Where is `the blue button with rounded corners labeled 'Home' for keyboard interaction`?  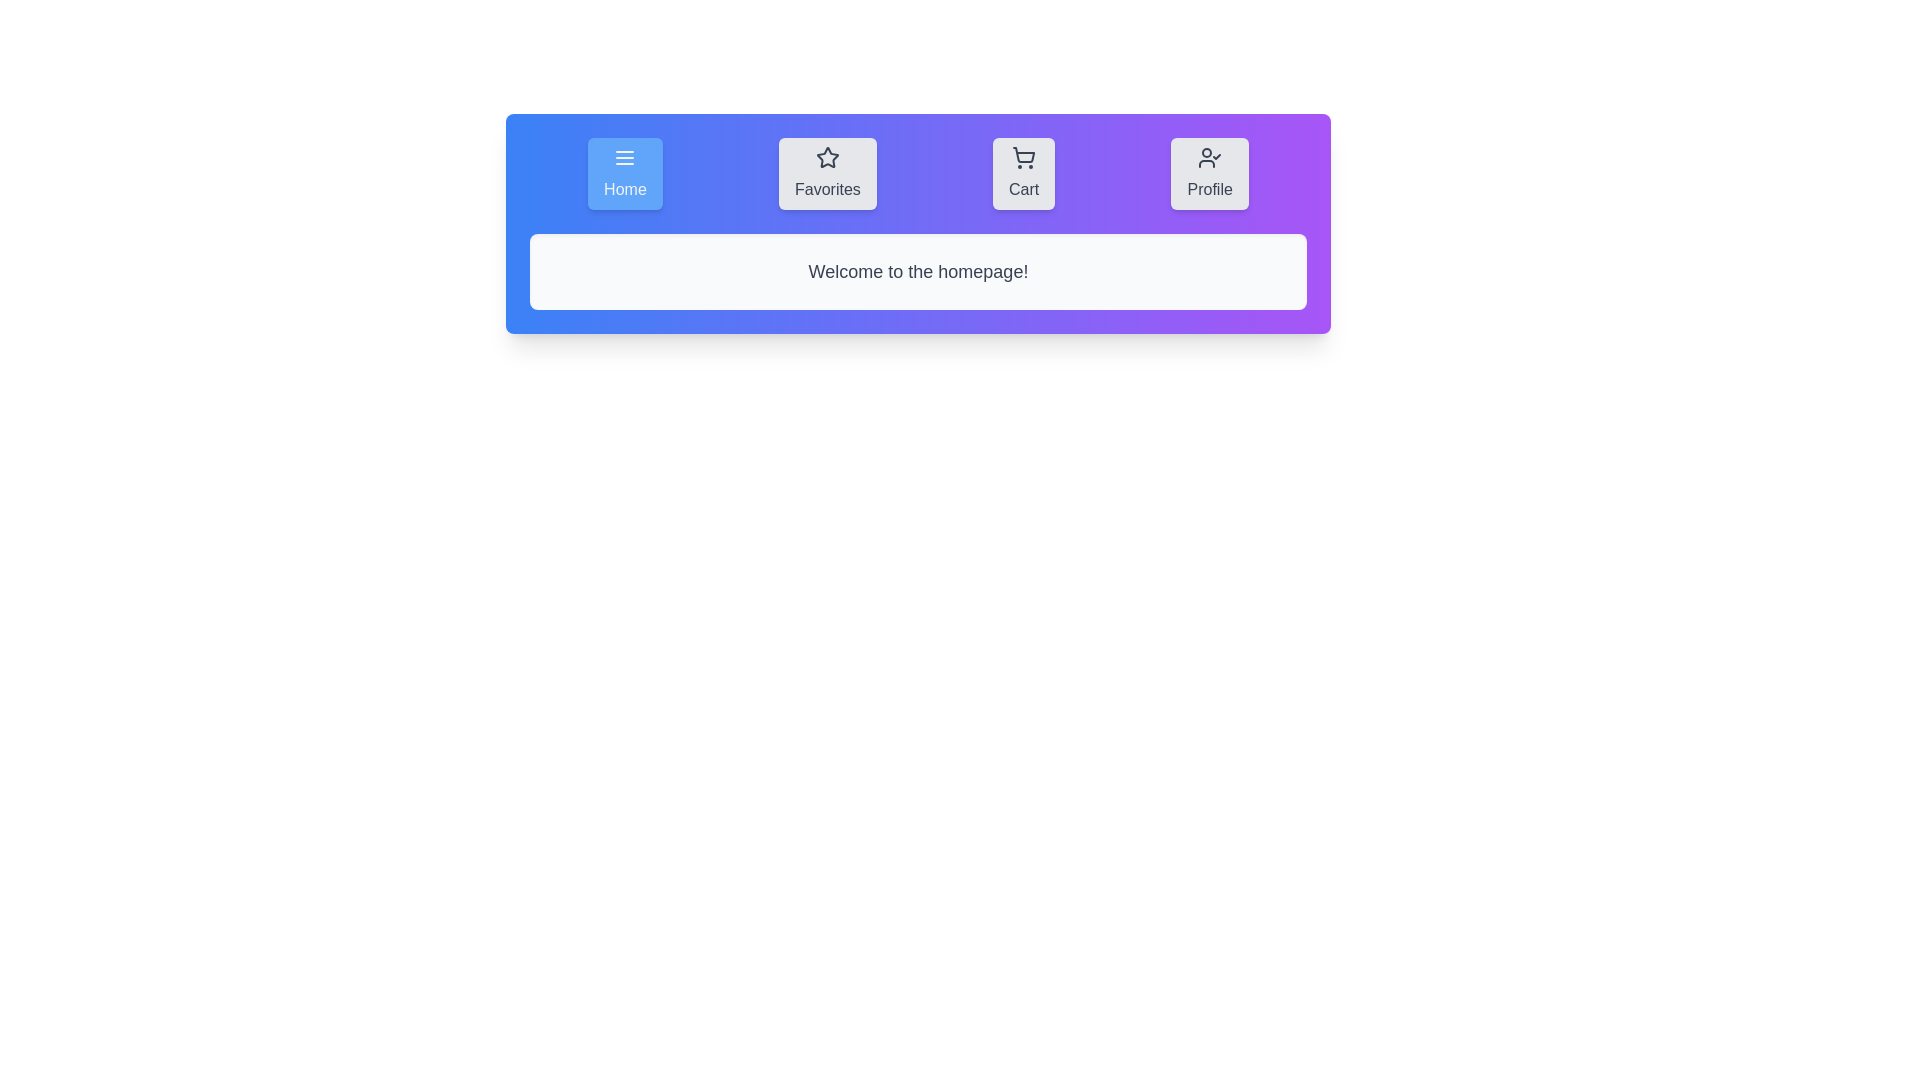
the blue button with rounded corners labeled 'Home' for keyboard interaction is located at coordinates (624, 172).